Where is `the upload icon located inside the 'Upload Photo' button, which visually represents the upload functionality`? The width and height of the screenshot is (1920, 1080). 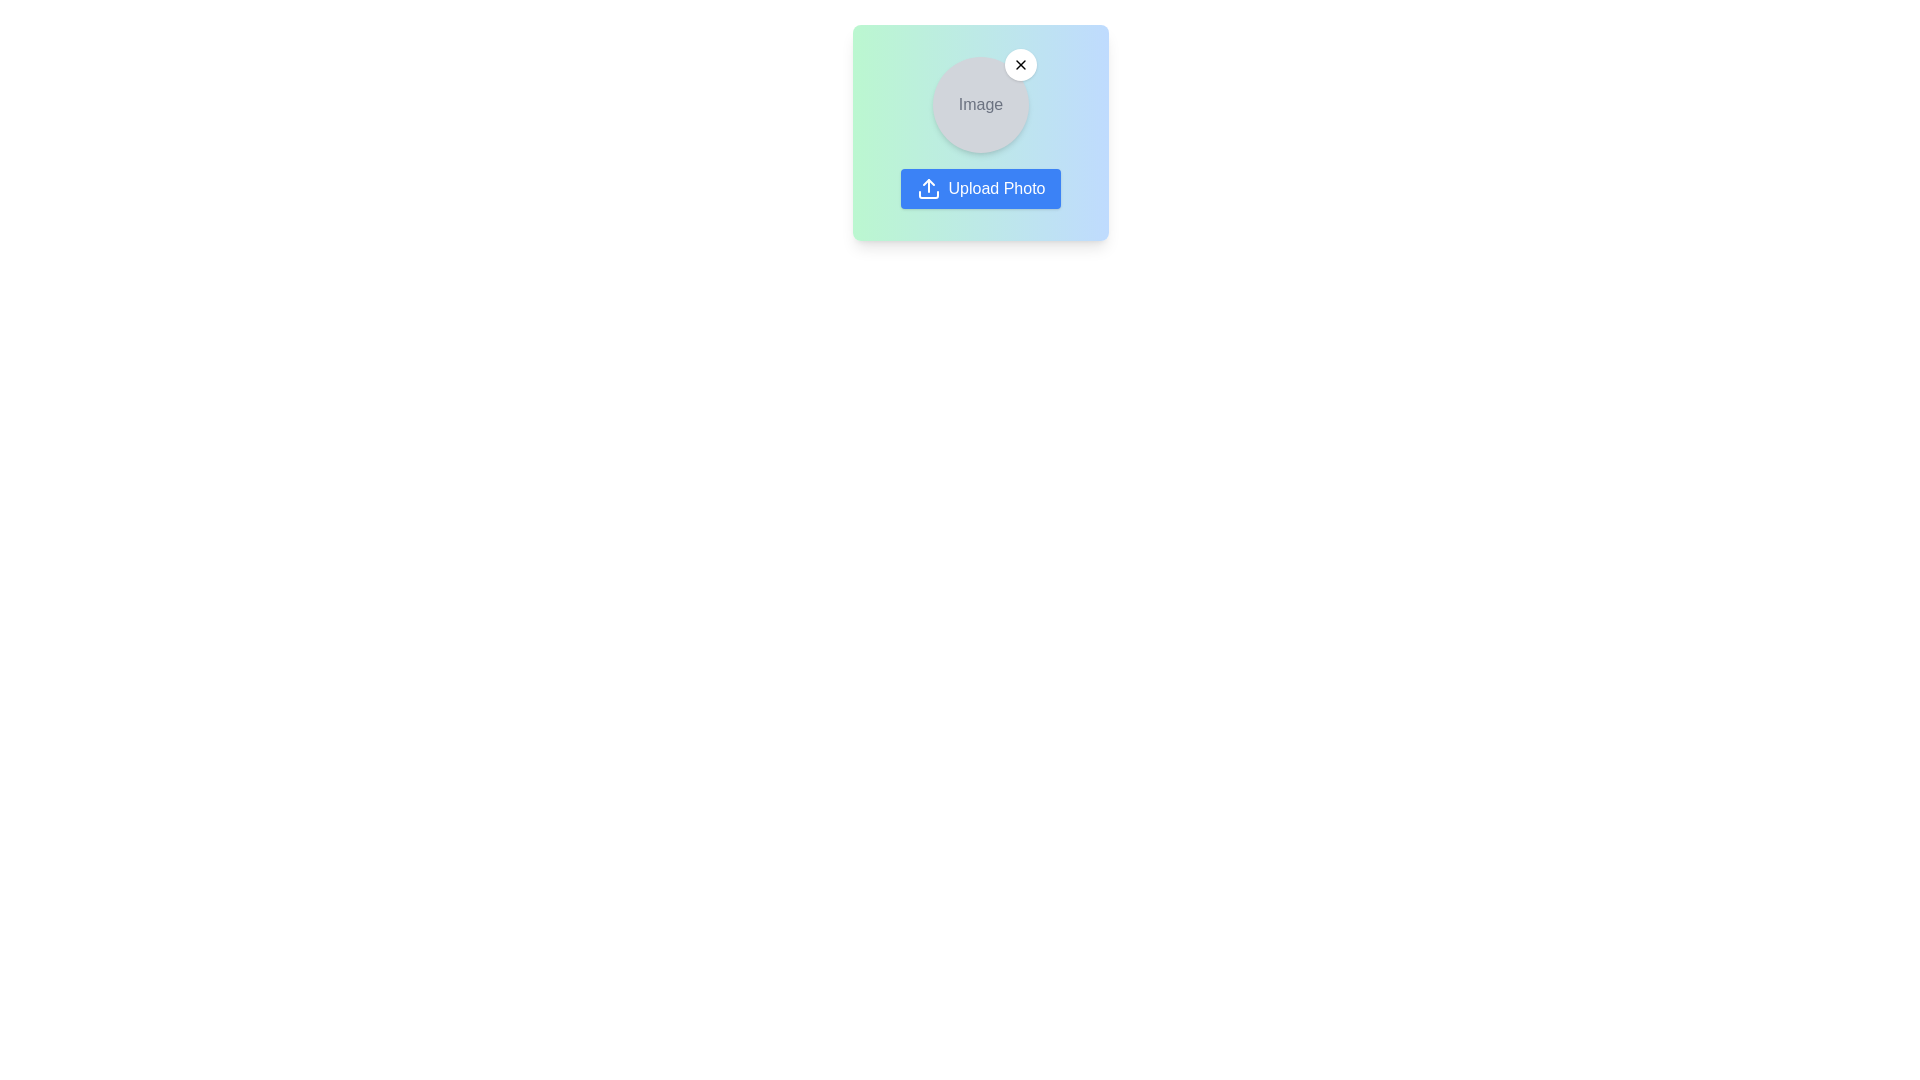
the upload icon located inside the 'Upload Photo' button, which visually represents the upload functionality is located at coordinates (927, 189).